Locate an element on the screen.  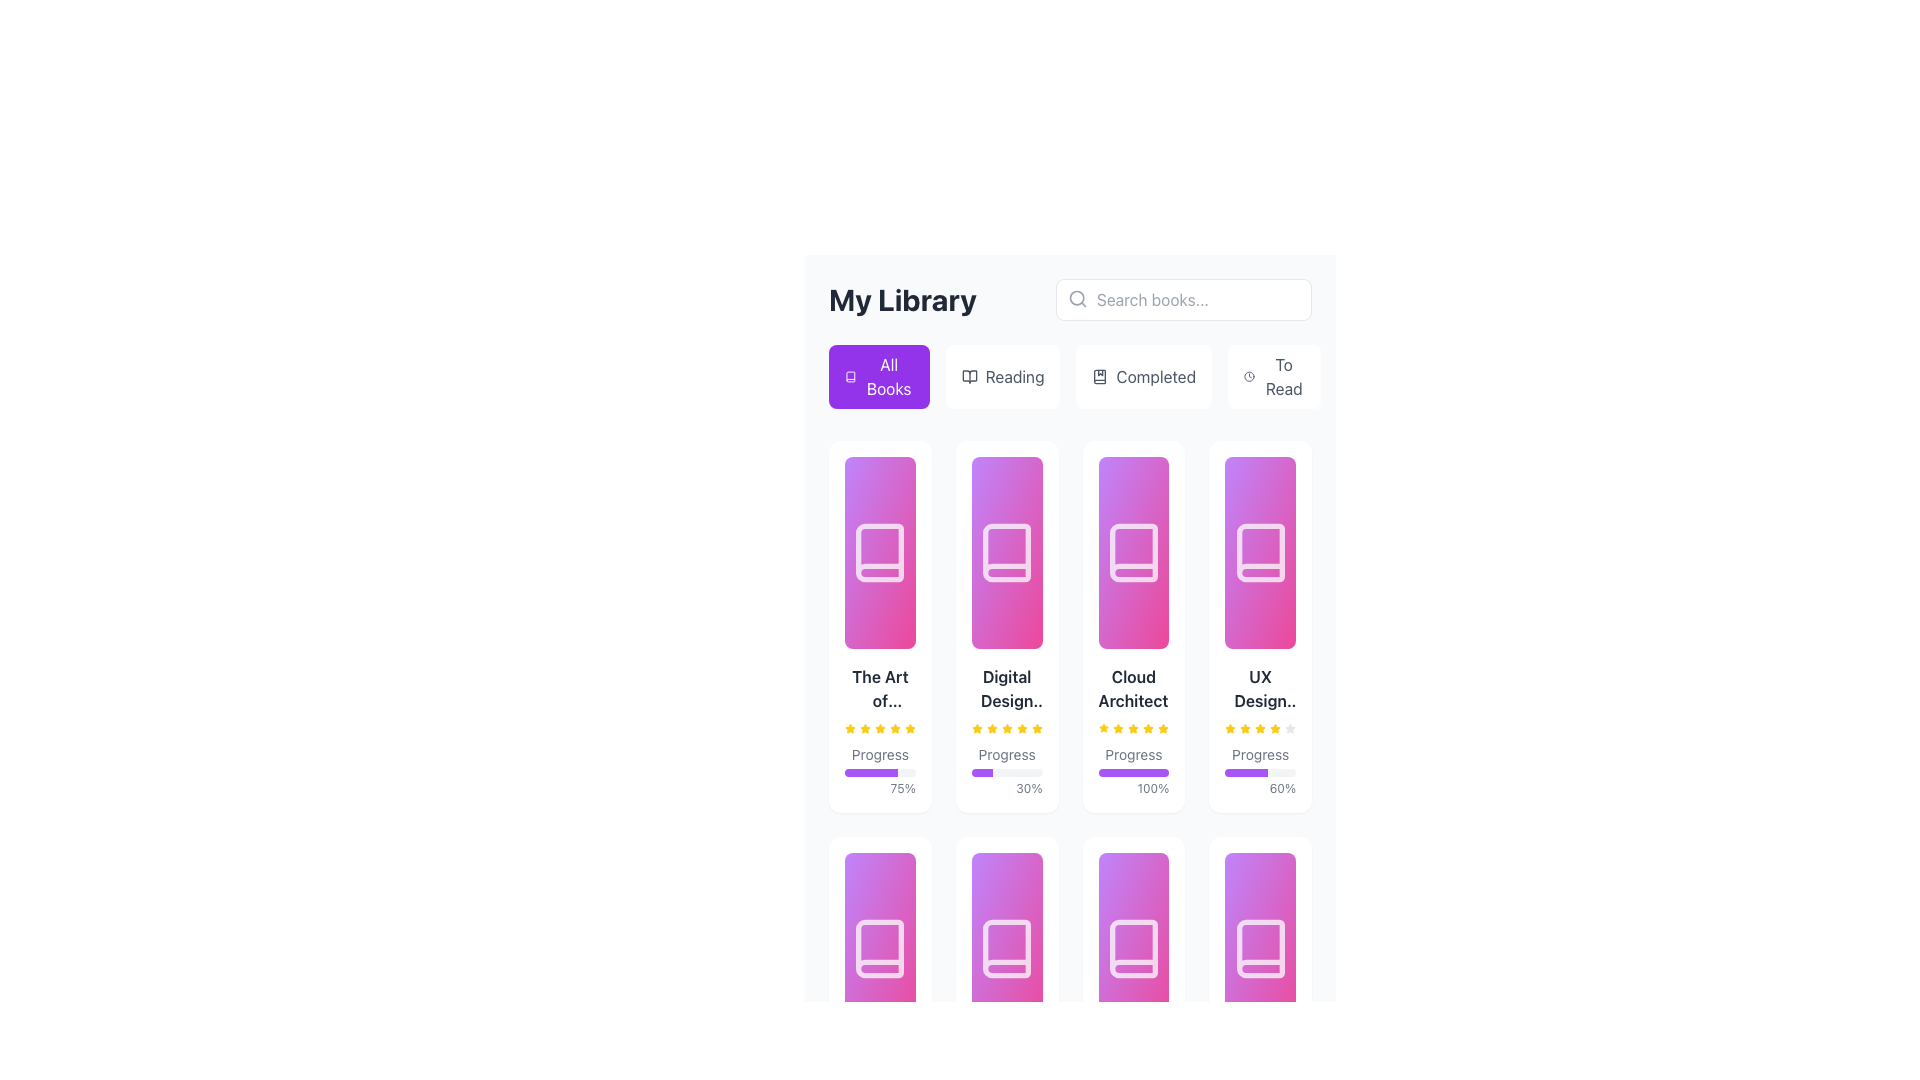
the third star-shaped icon in the rating control for the 'Cloud Architect' card, which has a yellow fill and dark outline is located at coordinates (1117, 728).